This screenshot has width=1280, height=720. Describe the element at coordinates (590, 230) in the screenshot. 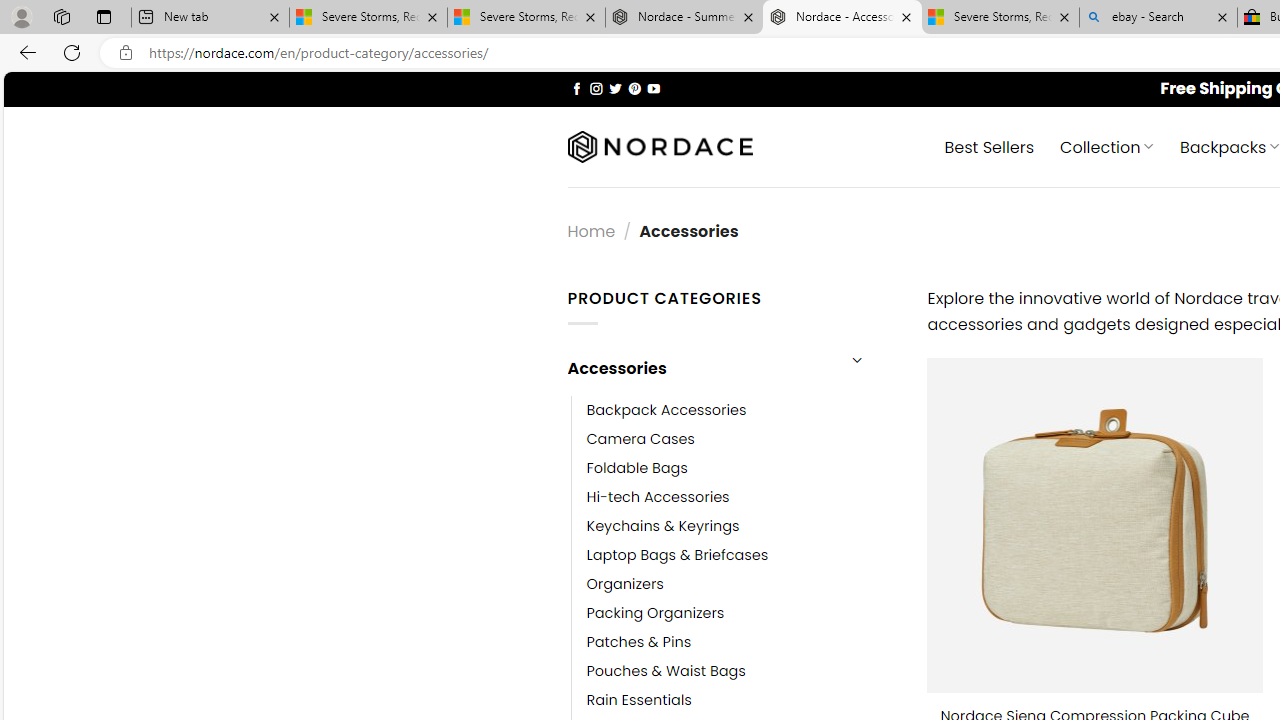

I see `'Home'` at that location.